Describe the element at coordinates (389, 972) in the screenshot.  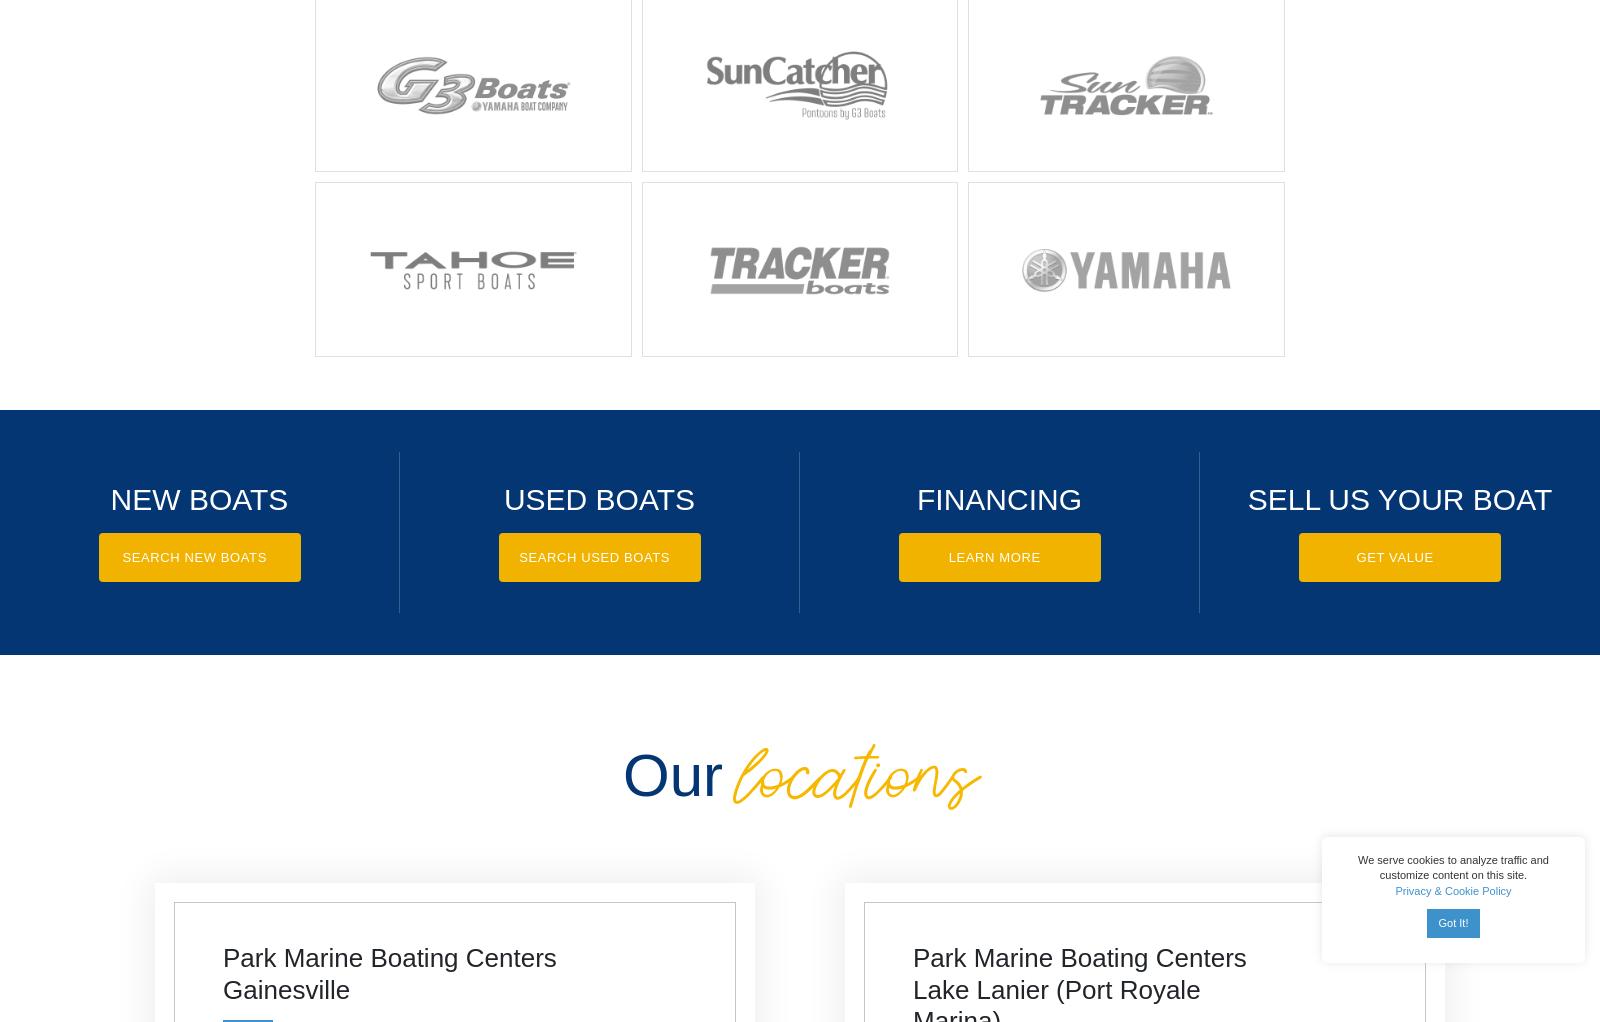
I see `'Park Marine Boating Centers Gainesville'` at that location.